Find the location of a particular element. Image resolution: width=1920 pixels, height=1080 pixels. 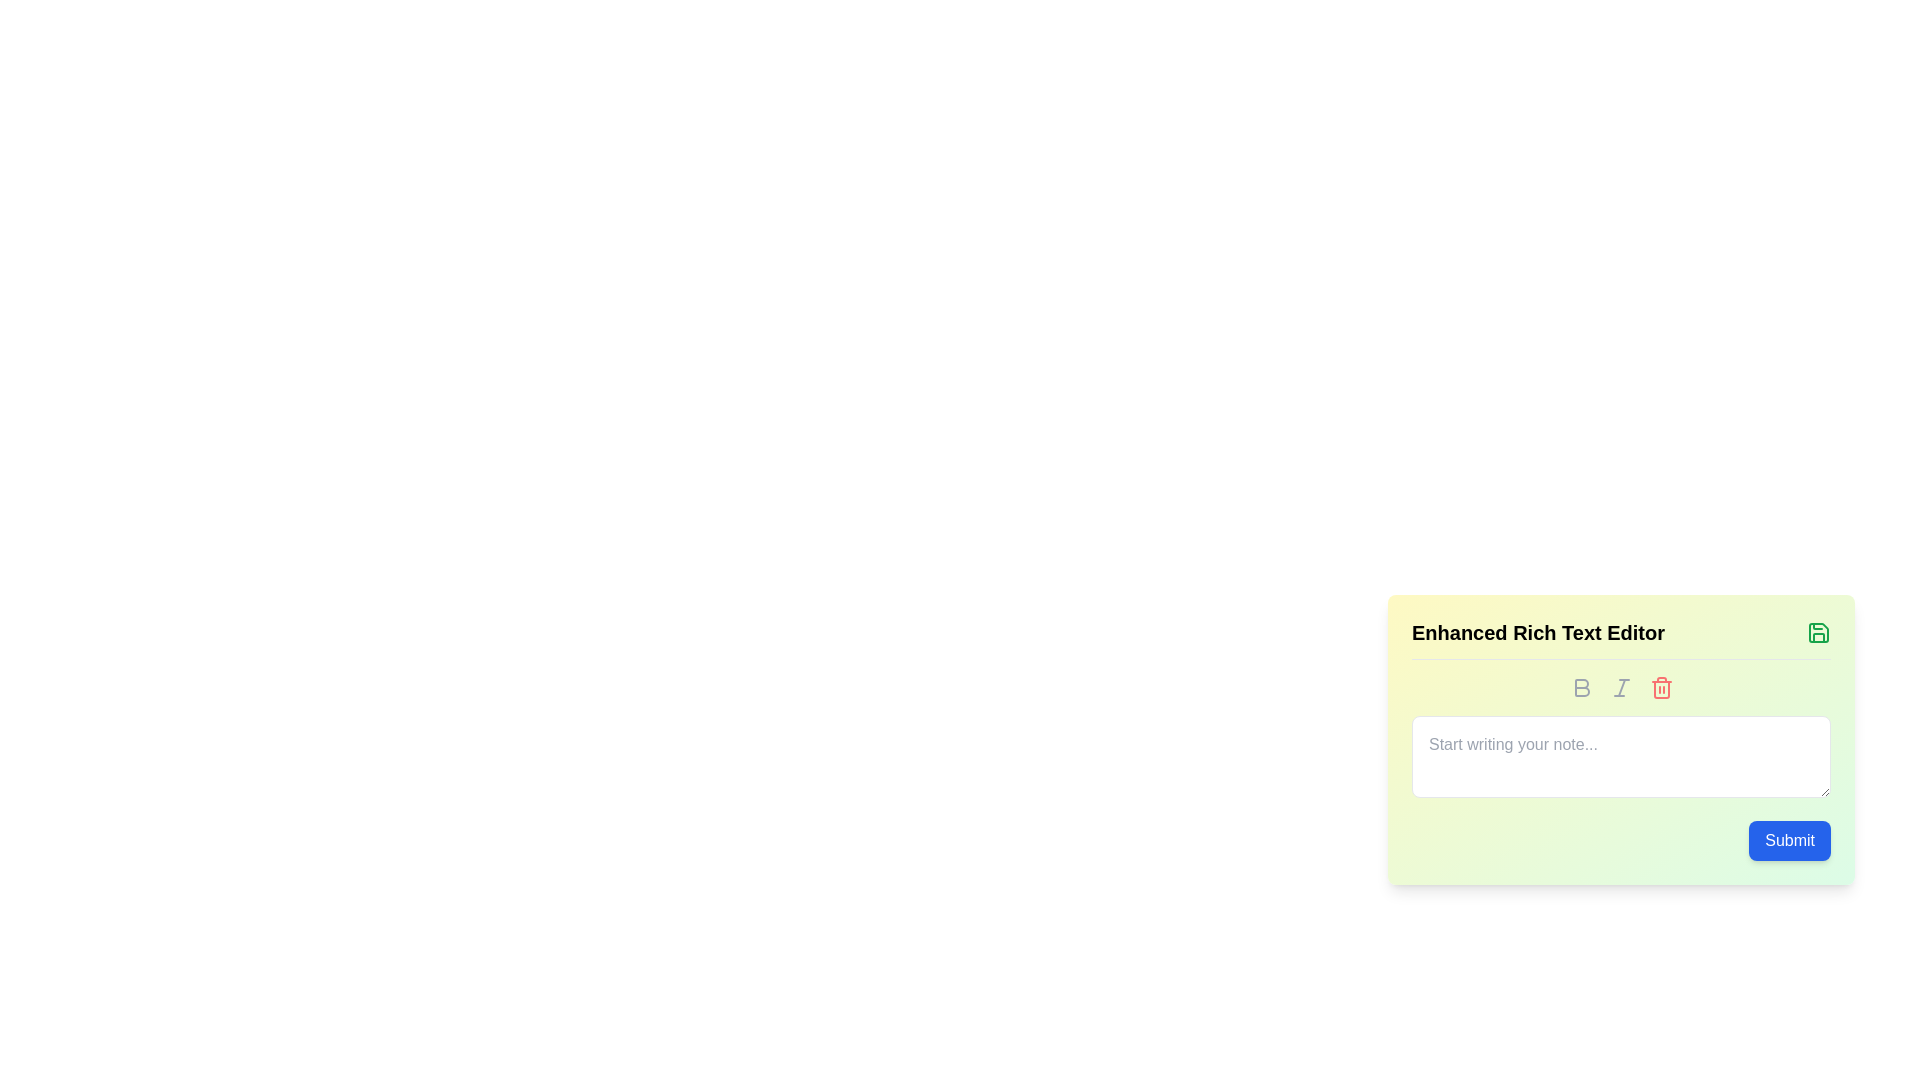

the green save icon shaped like a floppy disk located at the top-right of the enhanced text editor is located at coordinates (1819, 632).